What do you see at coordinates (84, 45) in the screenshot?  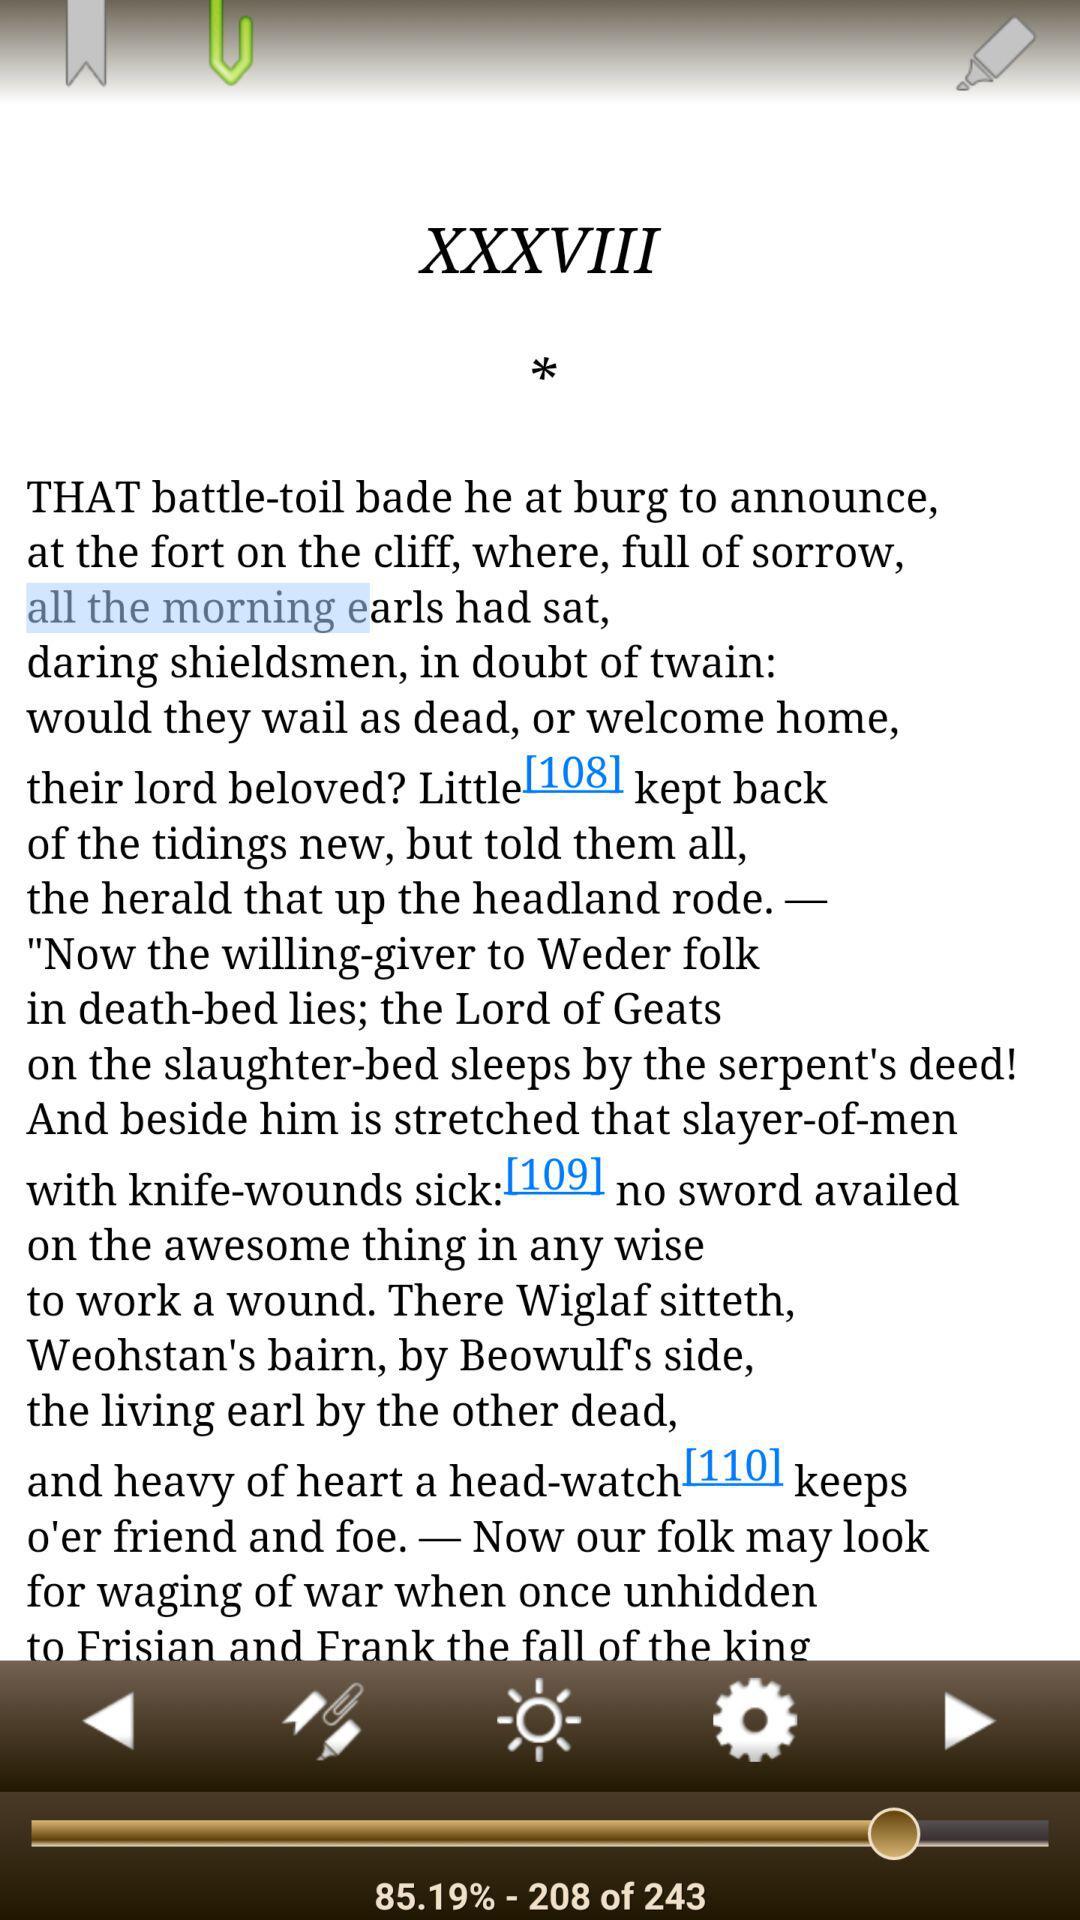 I see `save` at bounding box center [84, 45].